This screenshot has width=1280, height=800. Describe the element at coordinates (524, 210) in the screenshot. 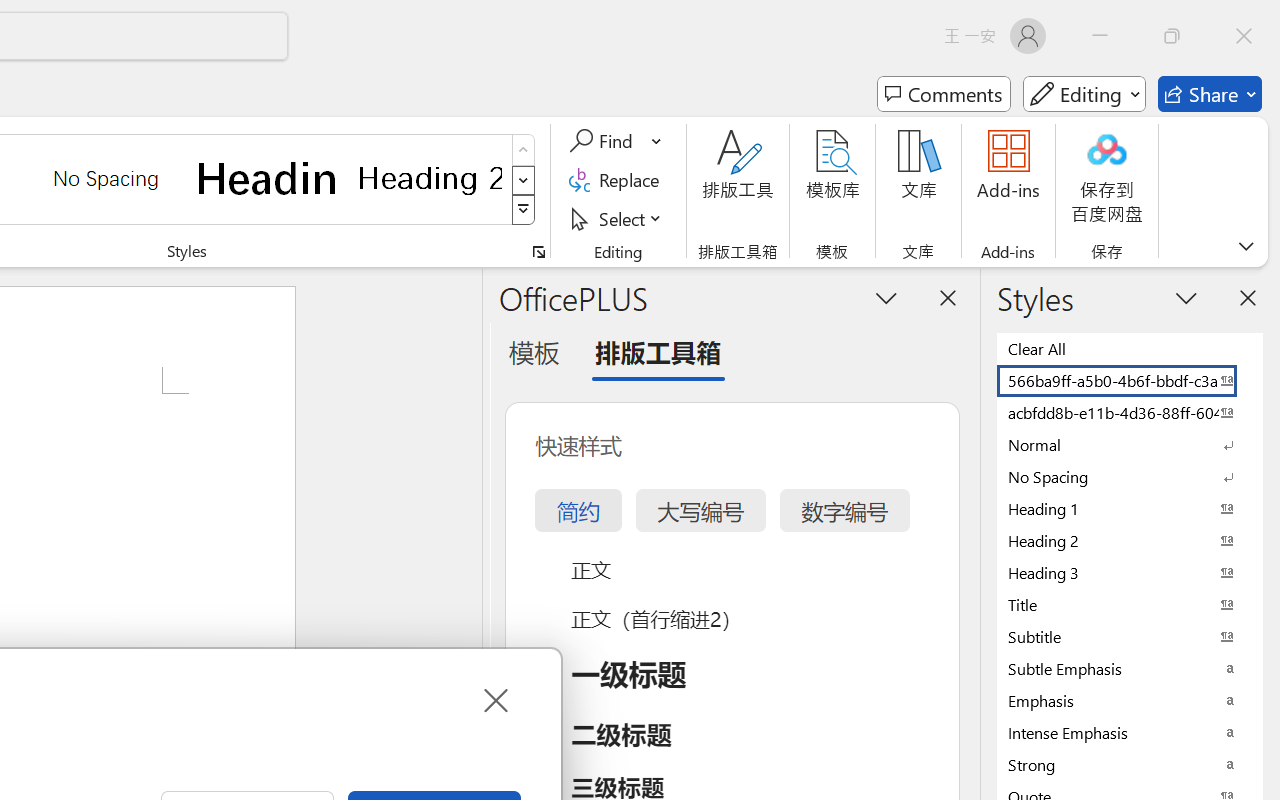

I see `'Class: NetUIImage'` at that location.